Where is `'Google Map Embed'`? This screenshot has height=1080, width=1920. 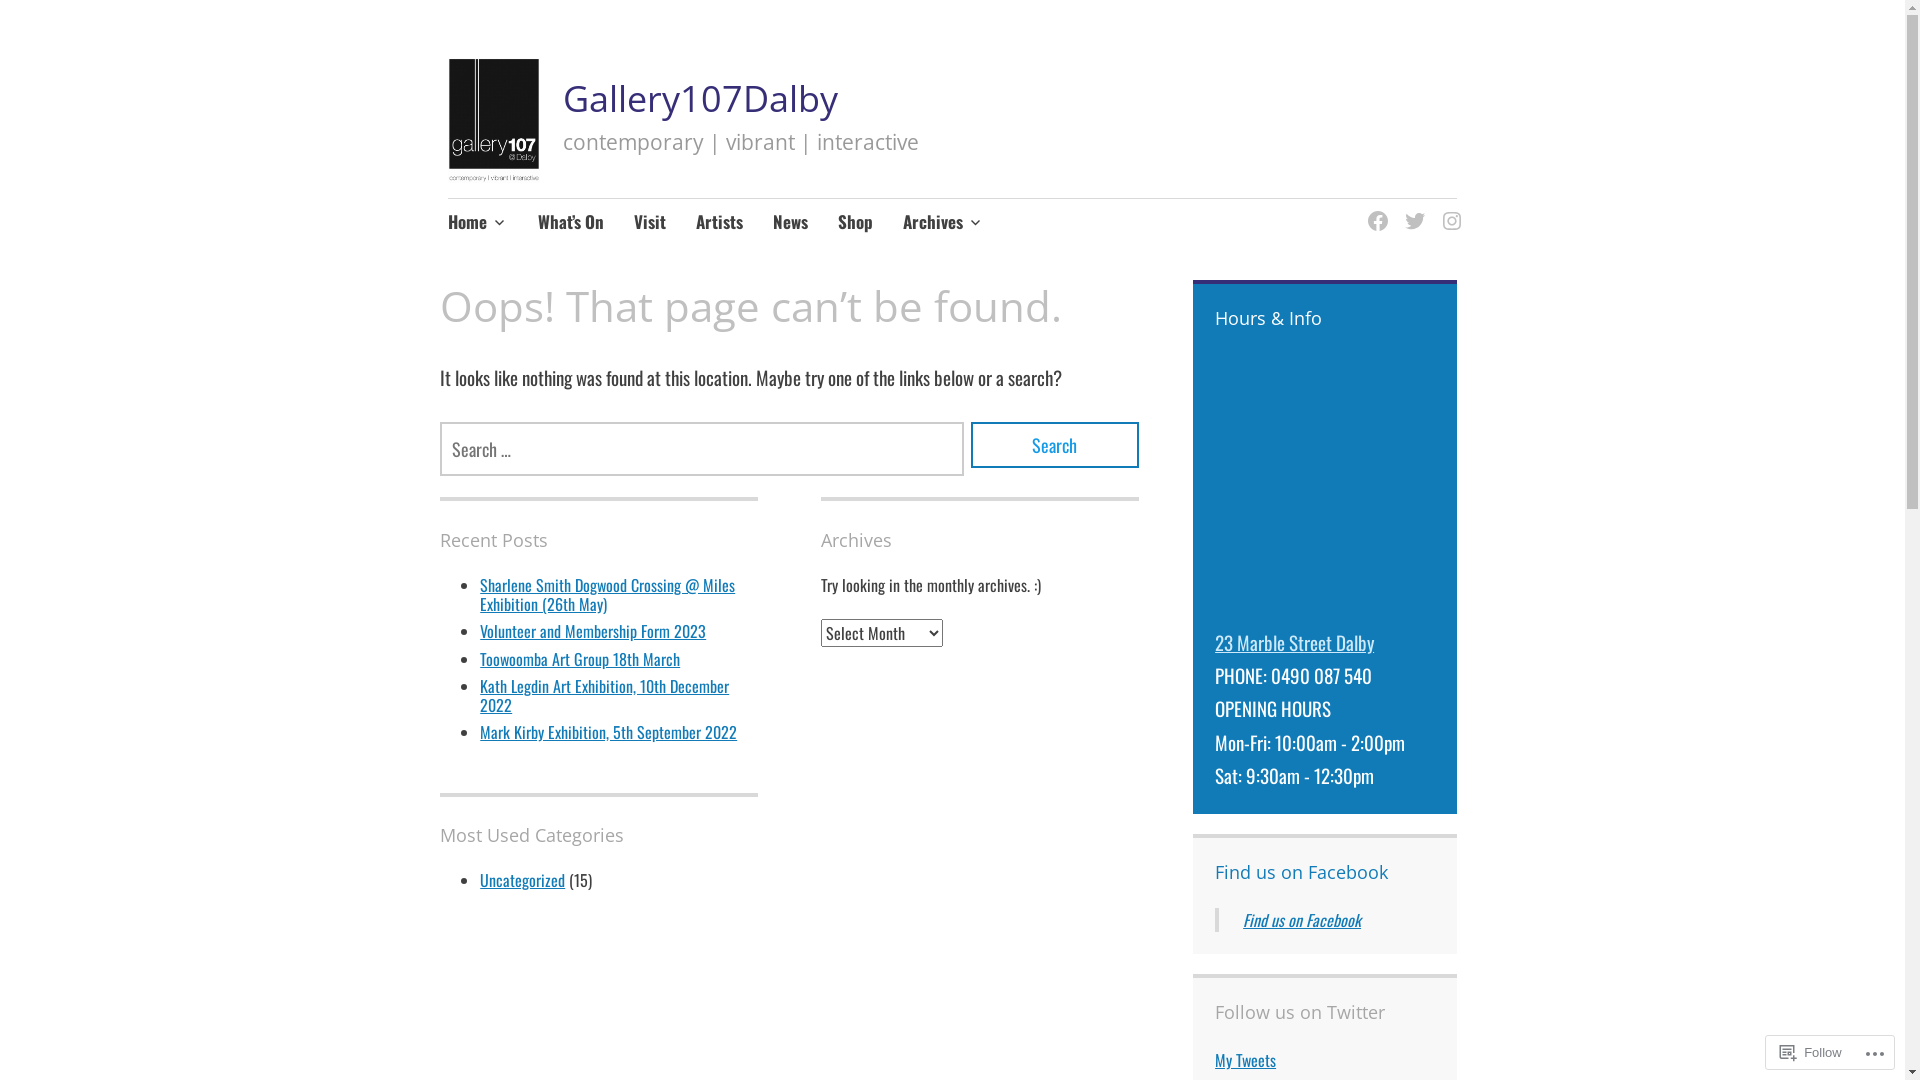 'Google Map Embed' is located at coordinates (1324, 486).